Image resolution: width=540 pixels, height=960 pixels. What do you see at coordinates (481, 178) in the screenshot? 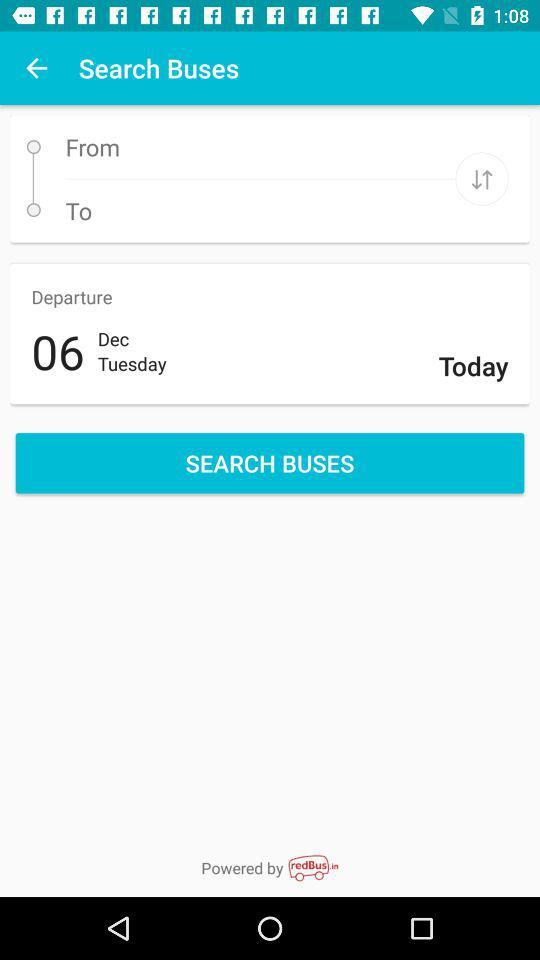
I see `the icon above the departure` at bounding box center [481, 178].